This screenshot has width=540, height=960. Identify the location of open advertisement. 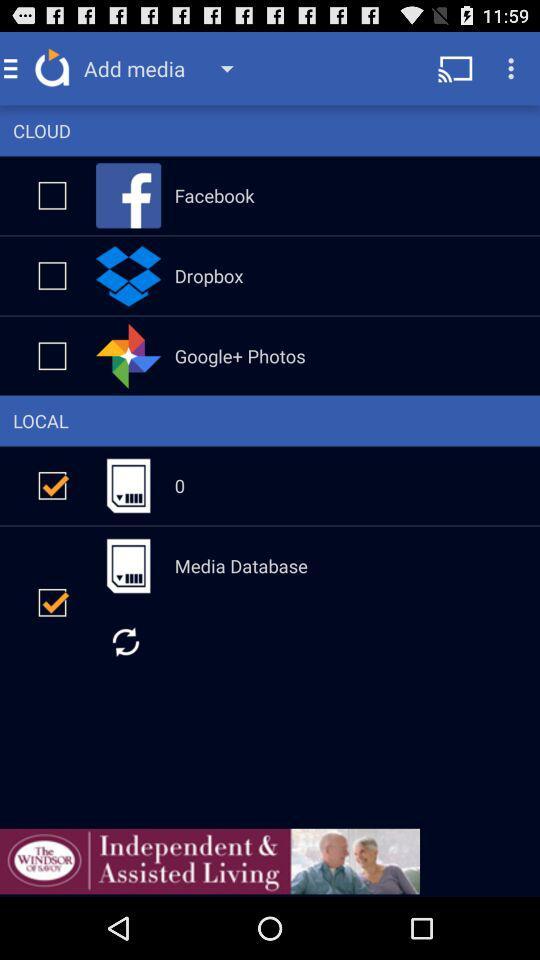
(209, 860).